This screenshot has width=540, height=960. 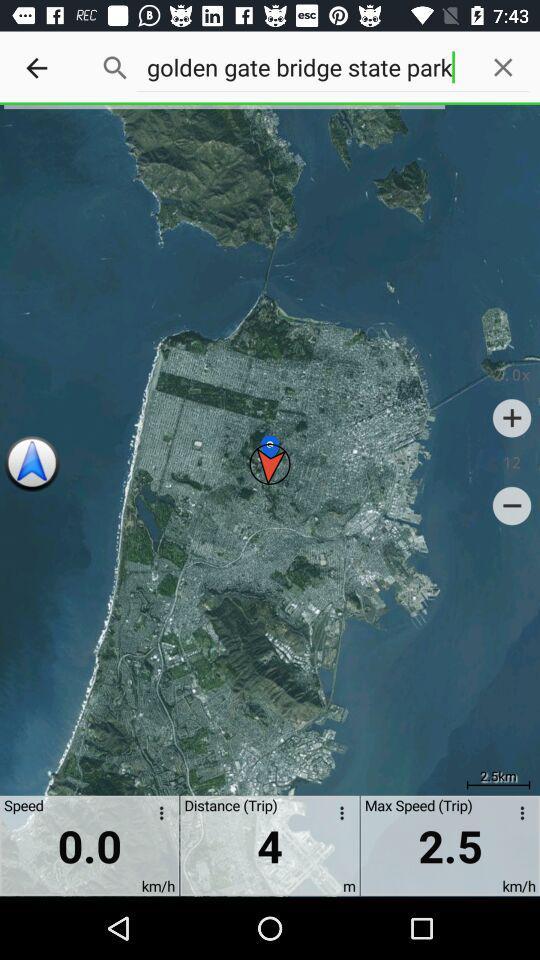 I want to click on the more icon, so click(x=337, y=816).